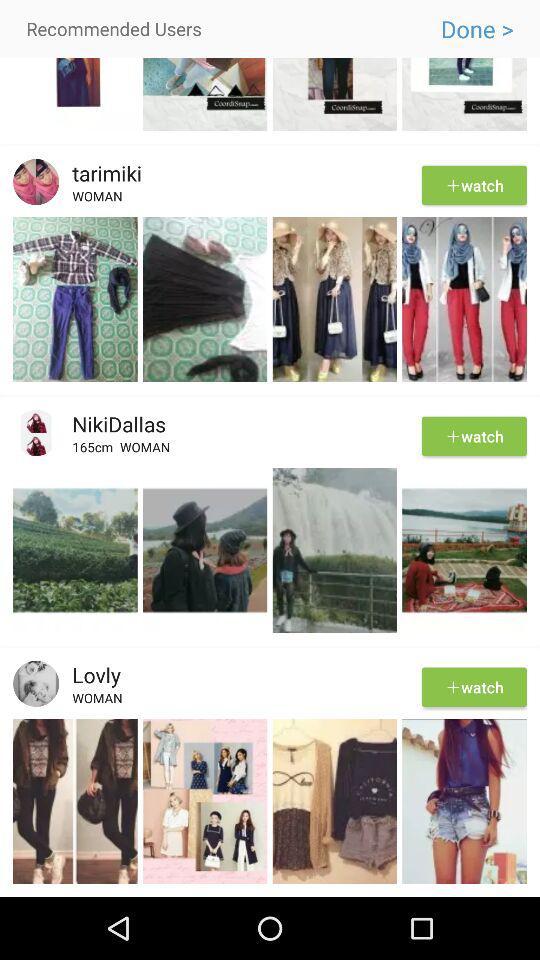  What do you see at coordinates (99, 172) in the screenshot?
I see `tarimiki icon` at bounding box center [99, 172].